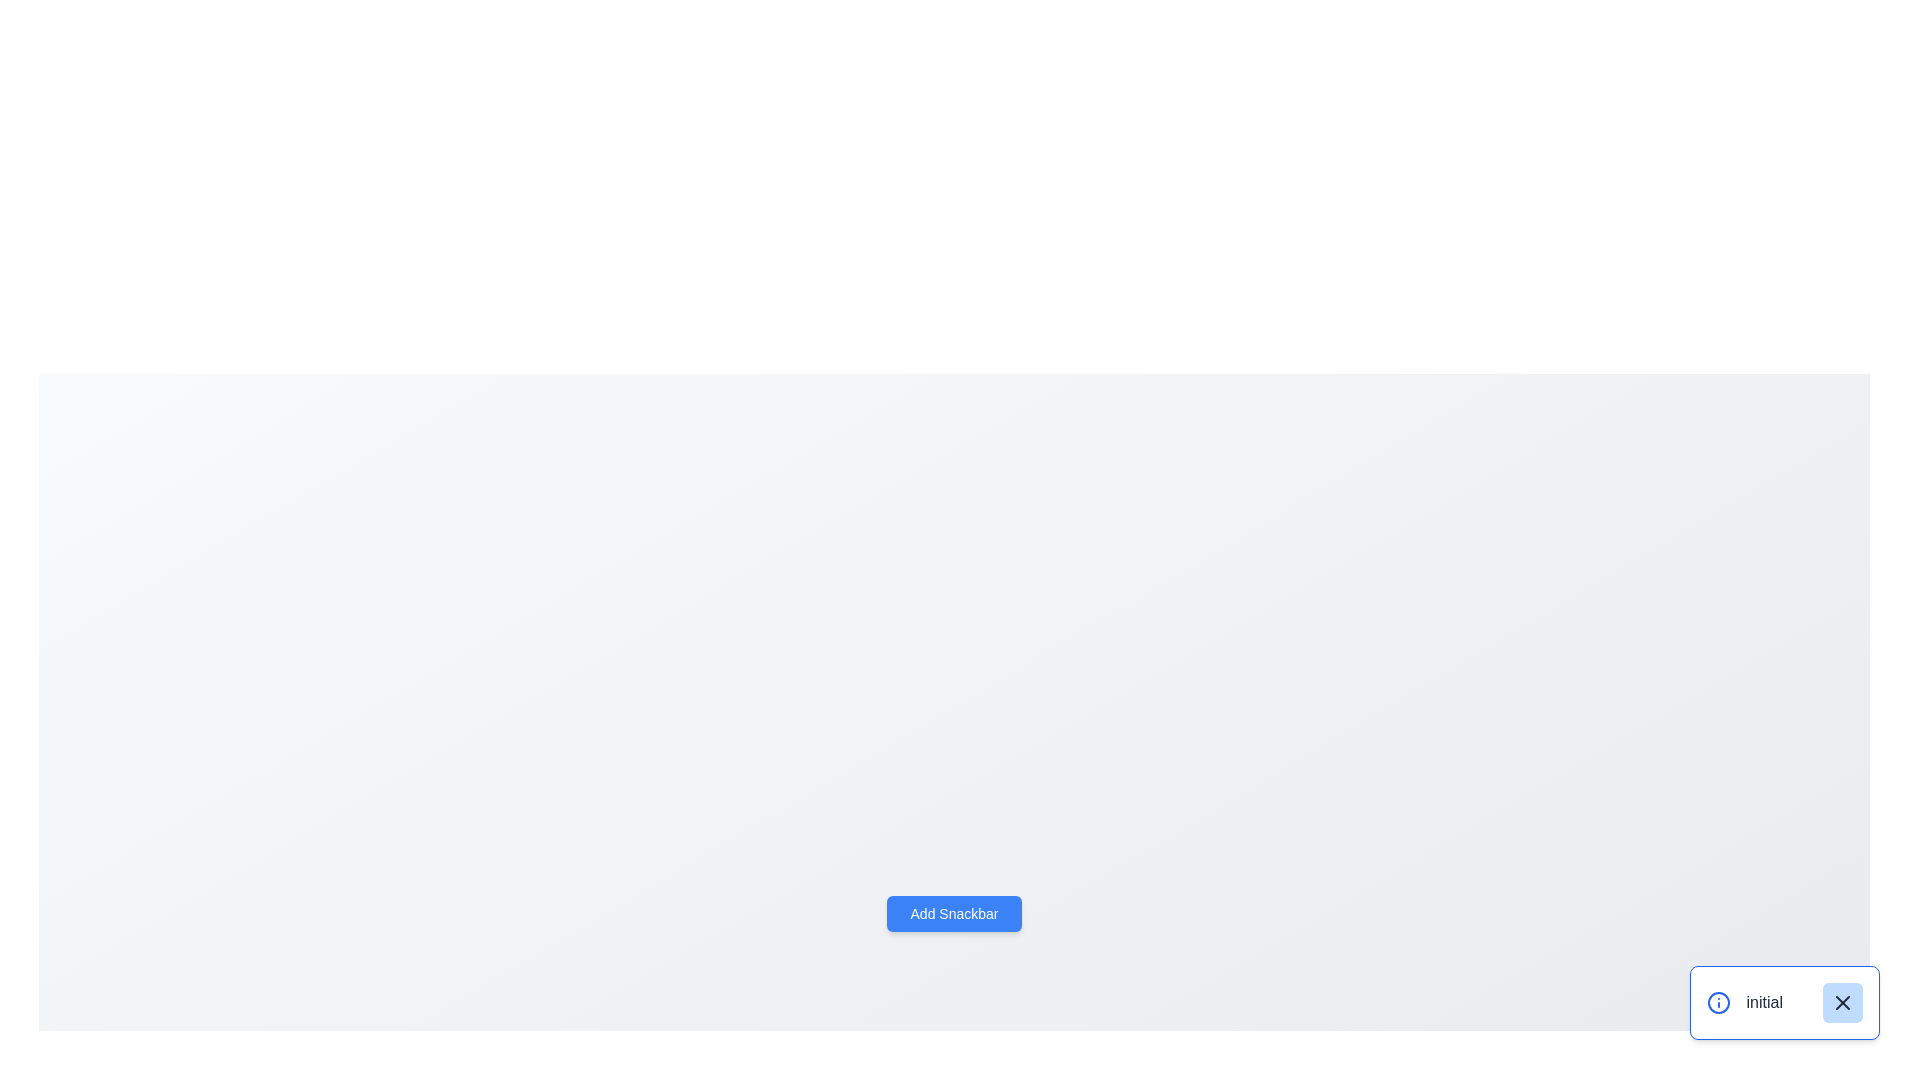 The height and width of the screenshot is (1080, 1920). Describe the element at coordinates (1842, 1002) in the screenshot. I see `the 'X' close icon, which is a small gray graphical component located at the bottom-right corner of the user interface` at that location.